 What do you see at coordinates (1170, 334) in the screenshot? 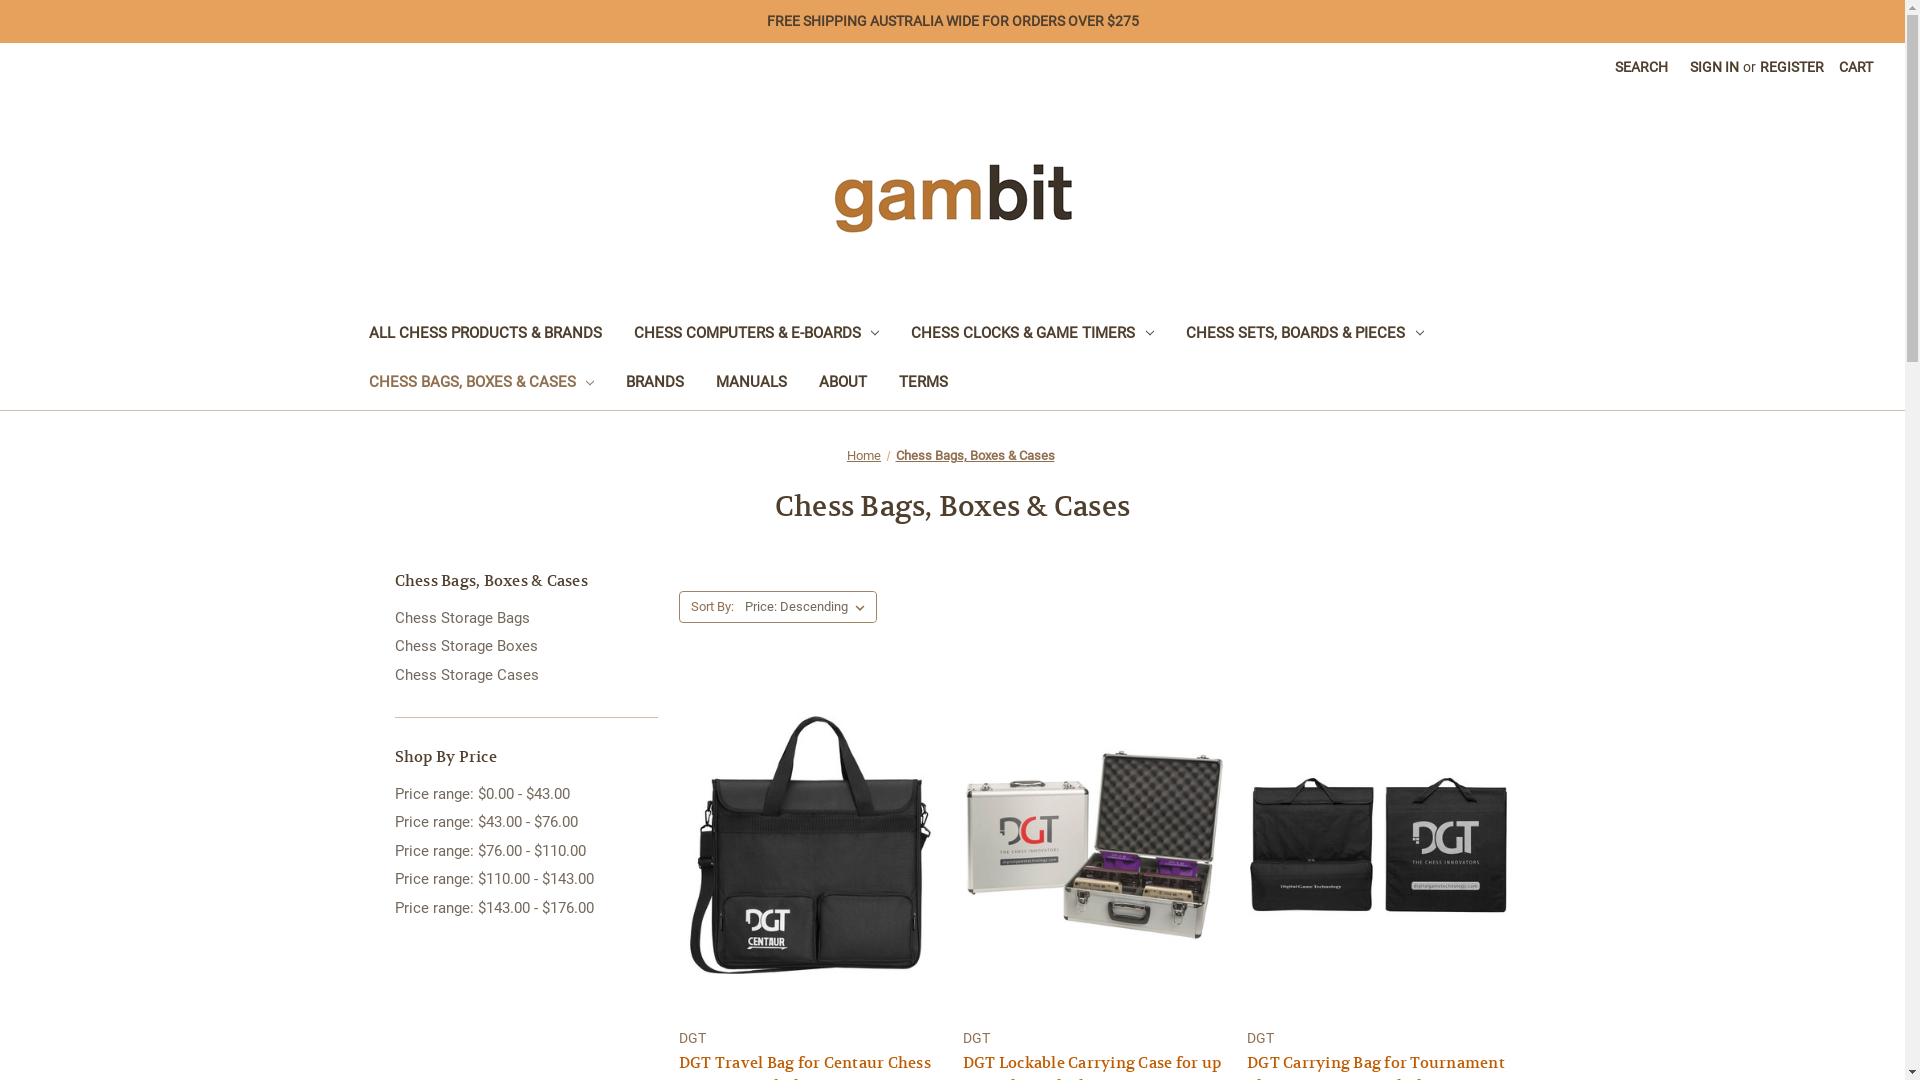
I see `'CHESS SETS, BOARDS & PIECES'` at bounding box center [1170, 334].